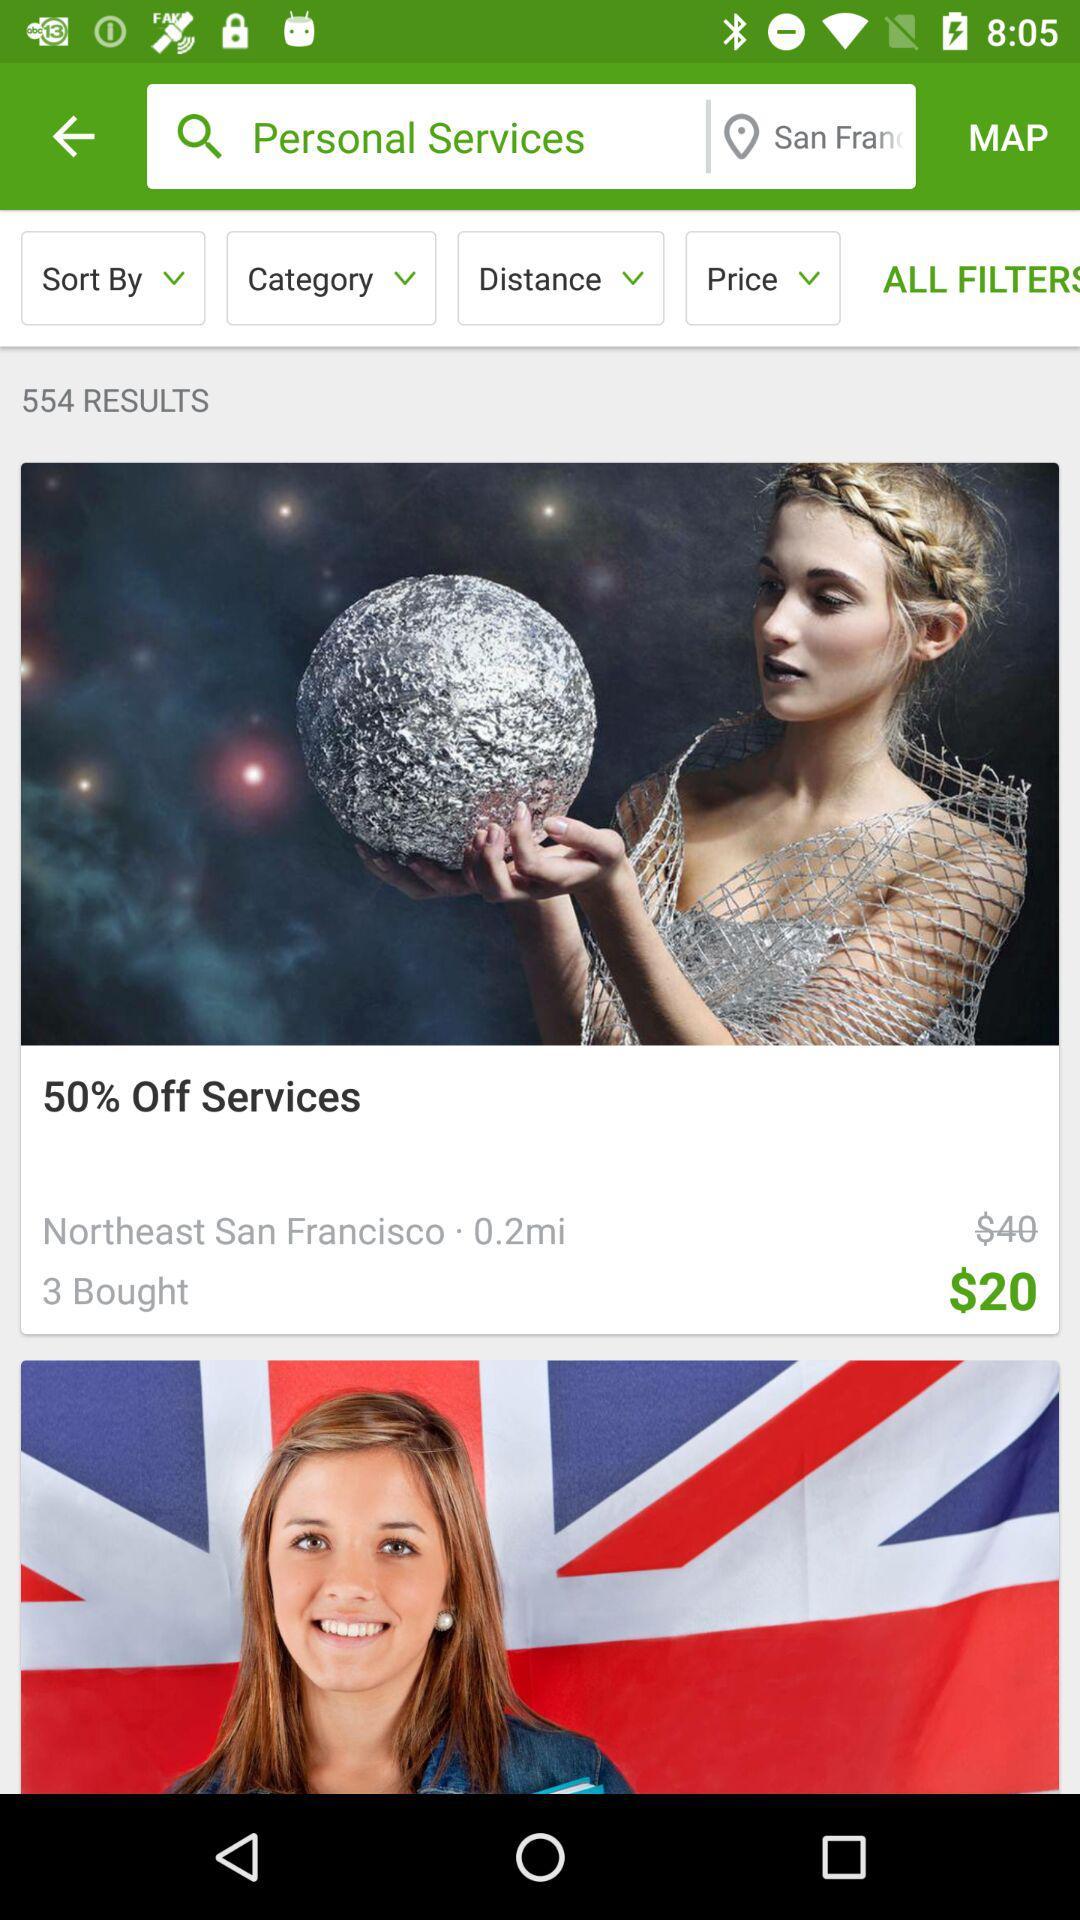  Describe the element at coordinates (330, 277) in the screenshot. I see `category icon` at that location.